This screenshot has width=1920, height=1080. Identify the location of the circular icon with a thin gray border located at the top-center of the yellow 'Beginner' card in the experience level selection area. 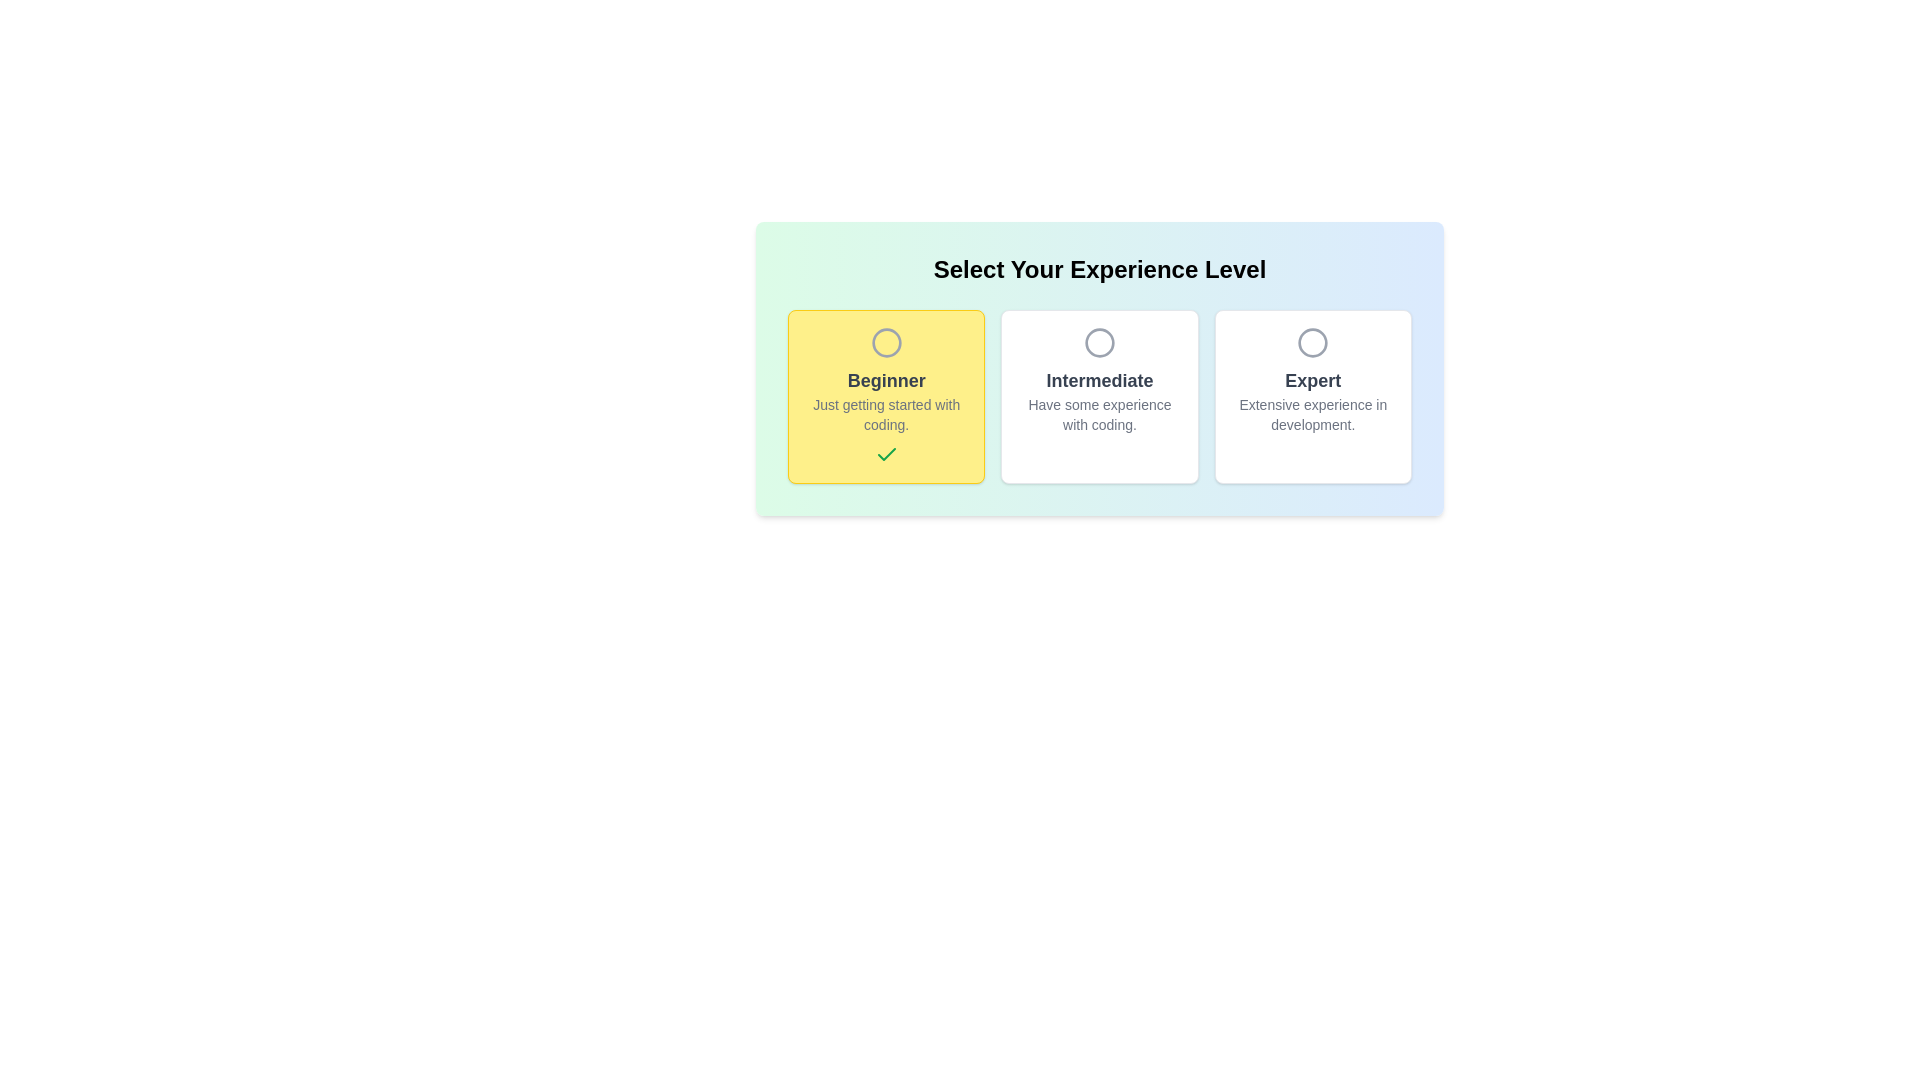
(885, 342).